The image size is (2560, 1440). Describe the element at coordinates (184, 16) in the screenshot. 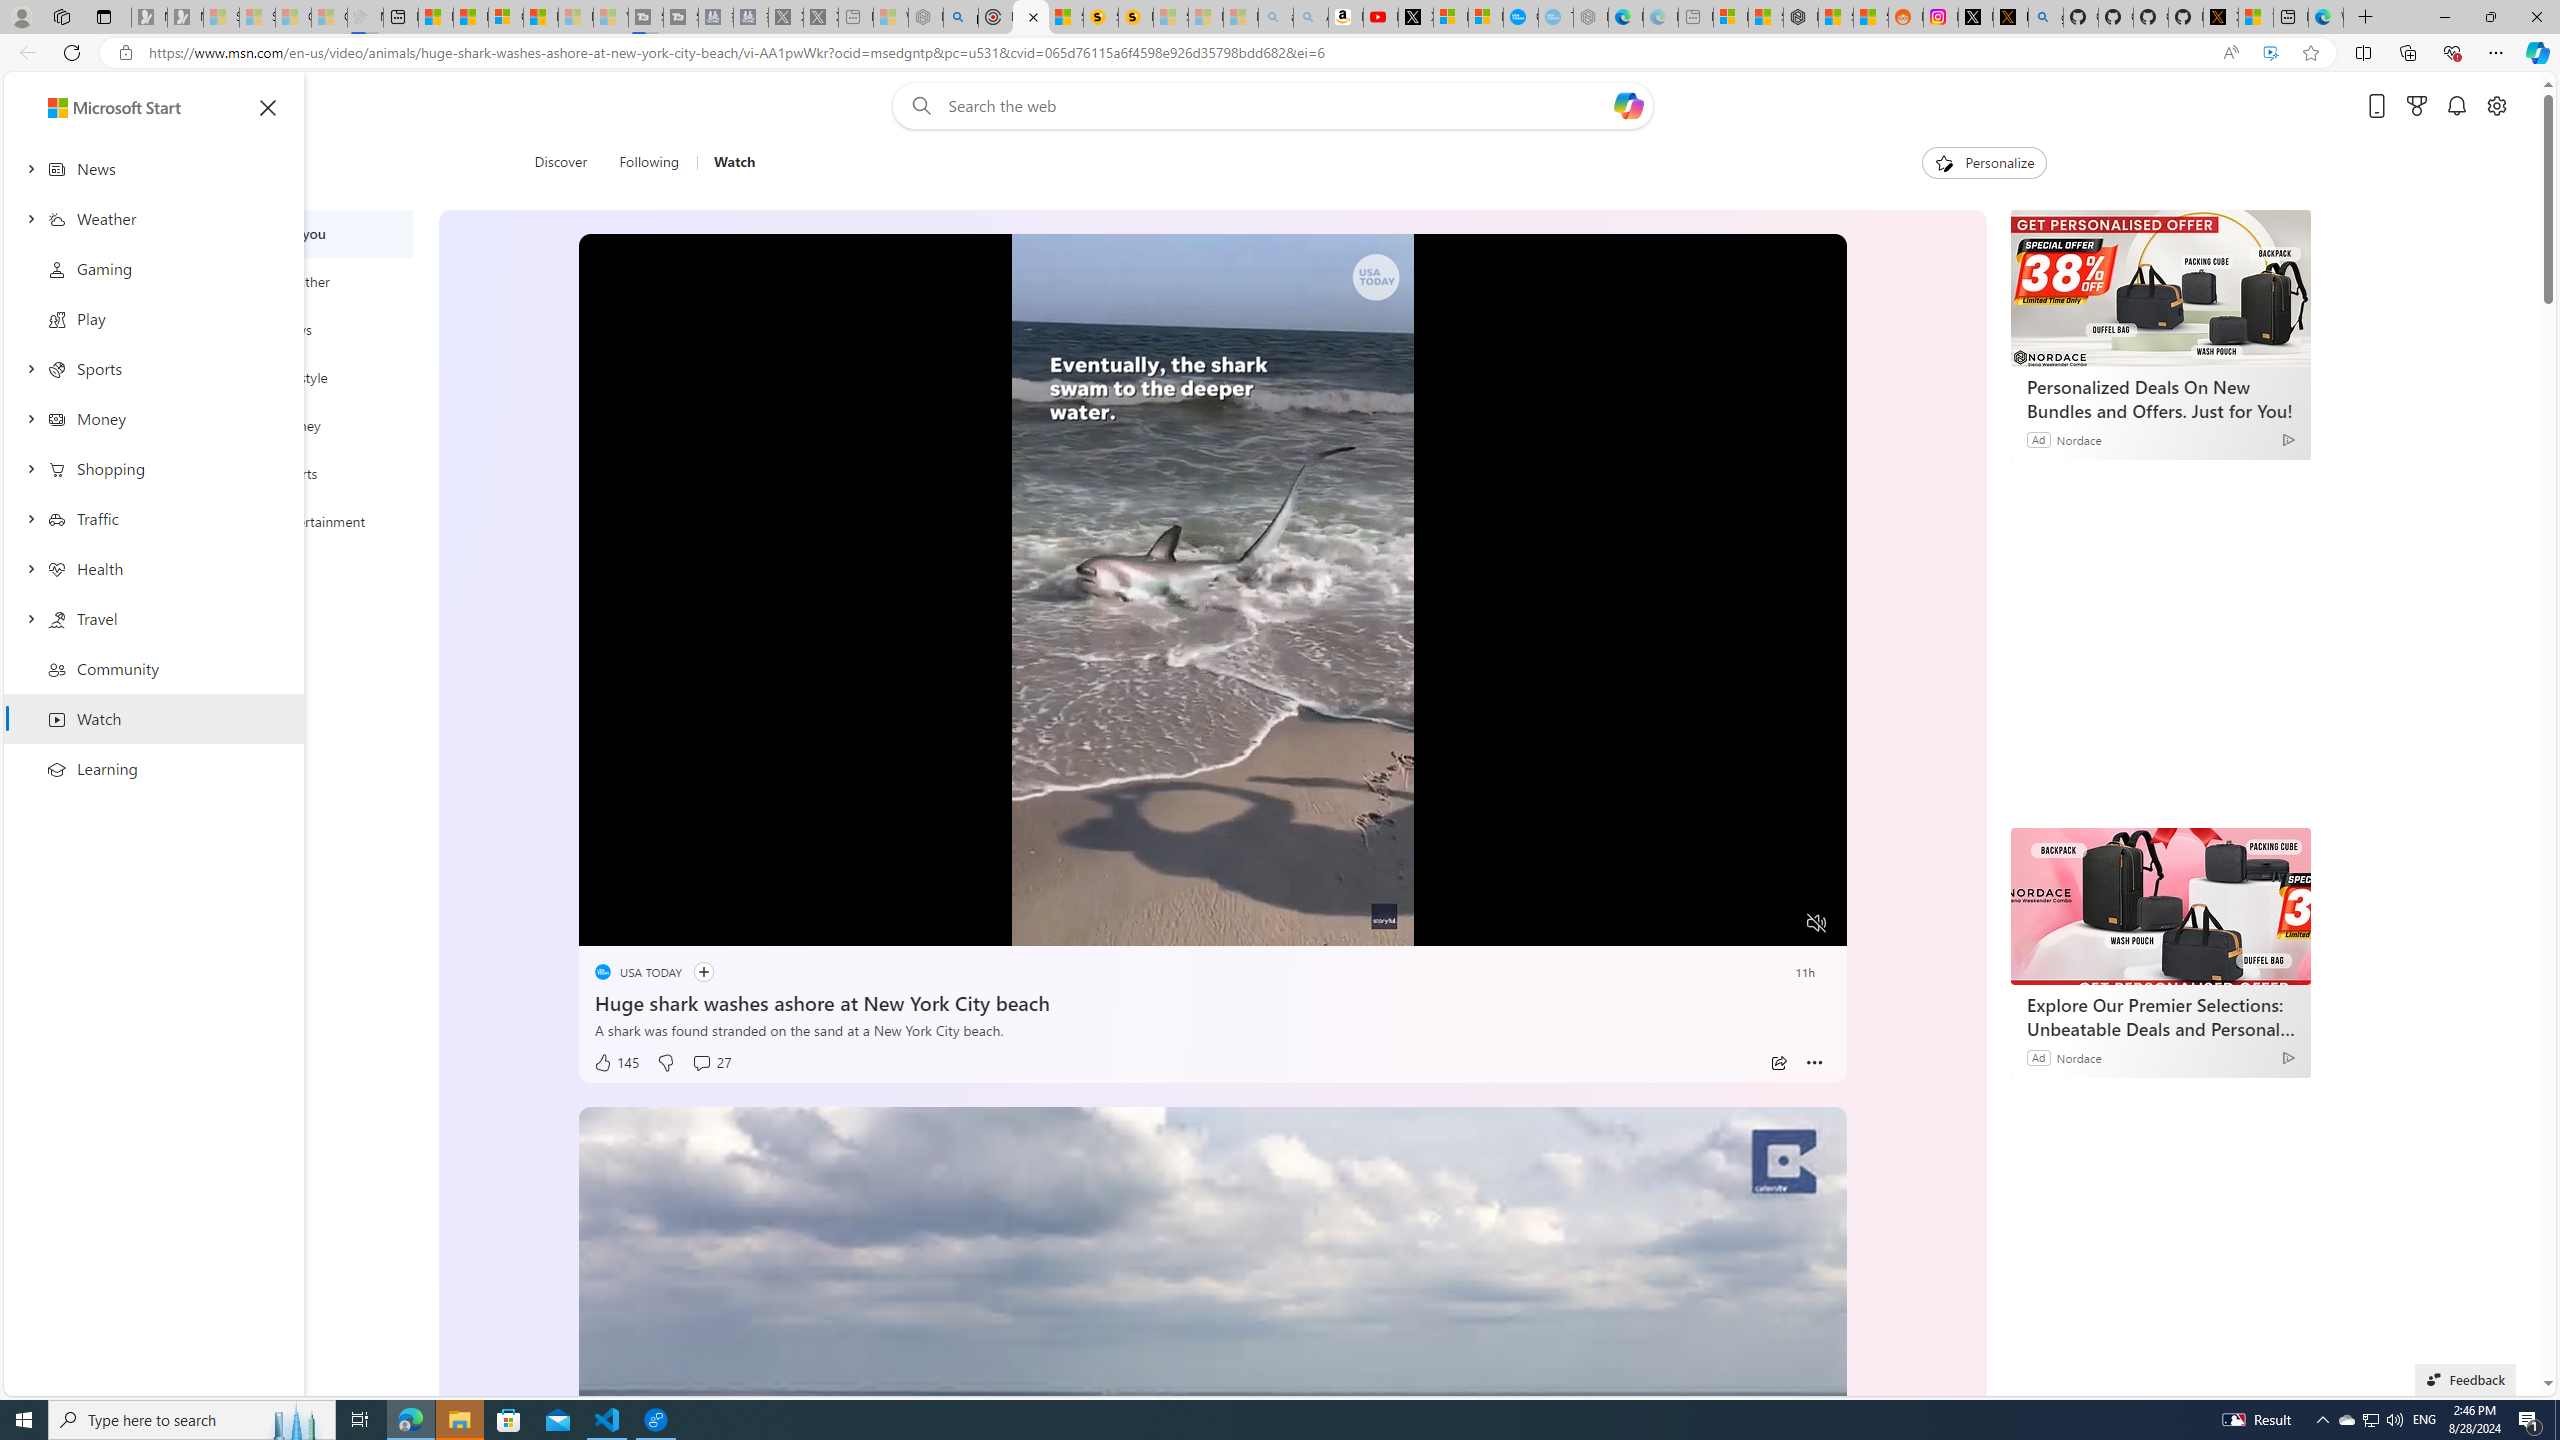

I see `'Newsletter Sign Up - Sleeping'` at that location.